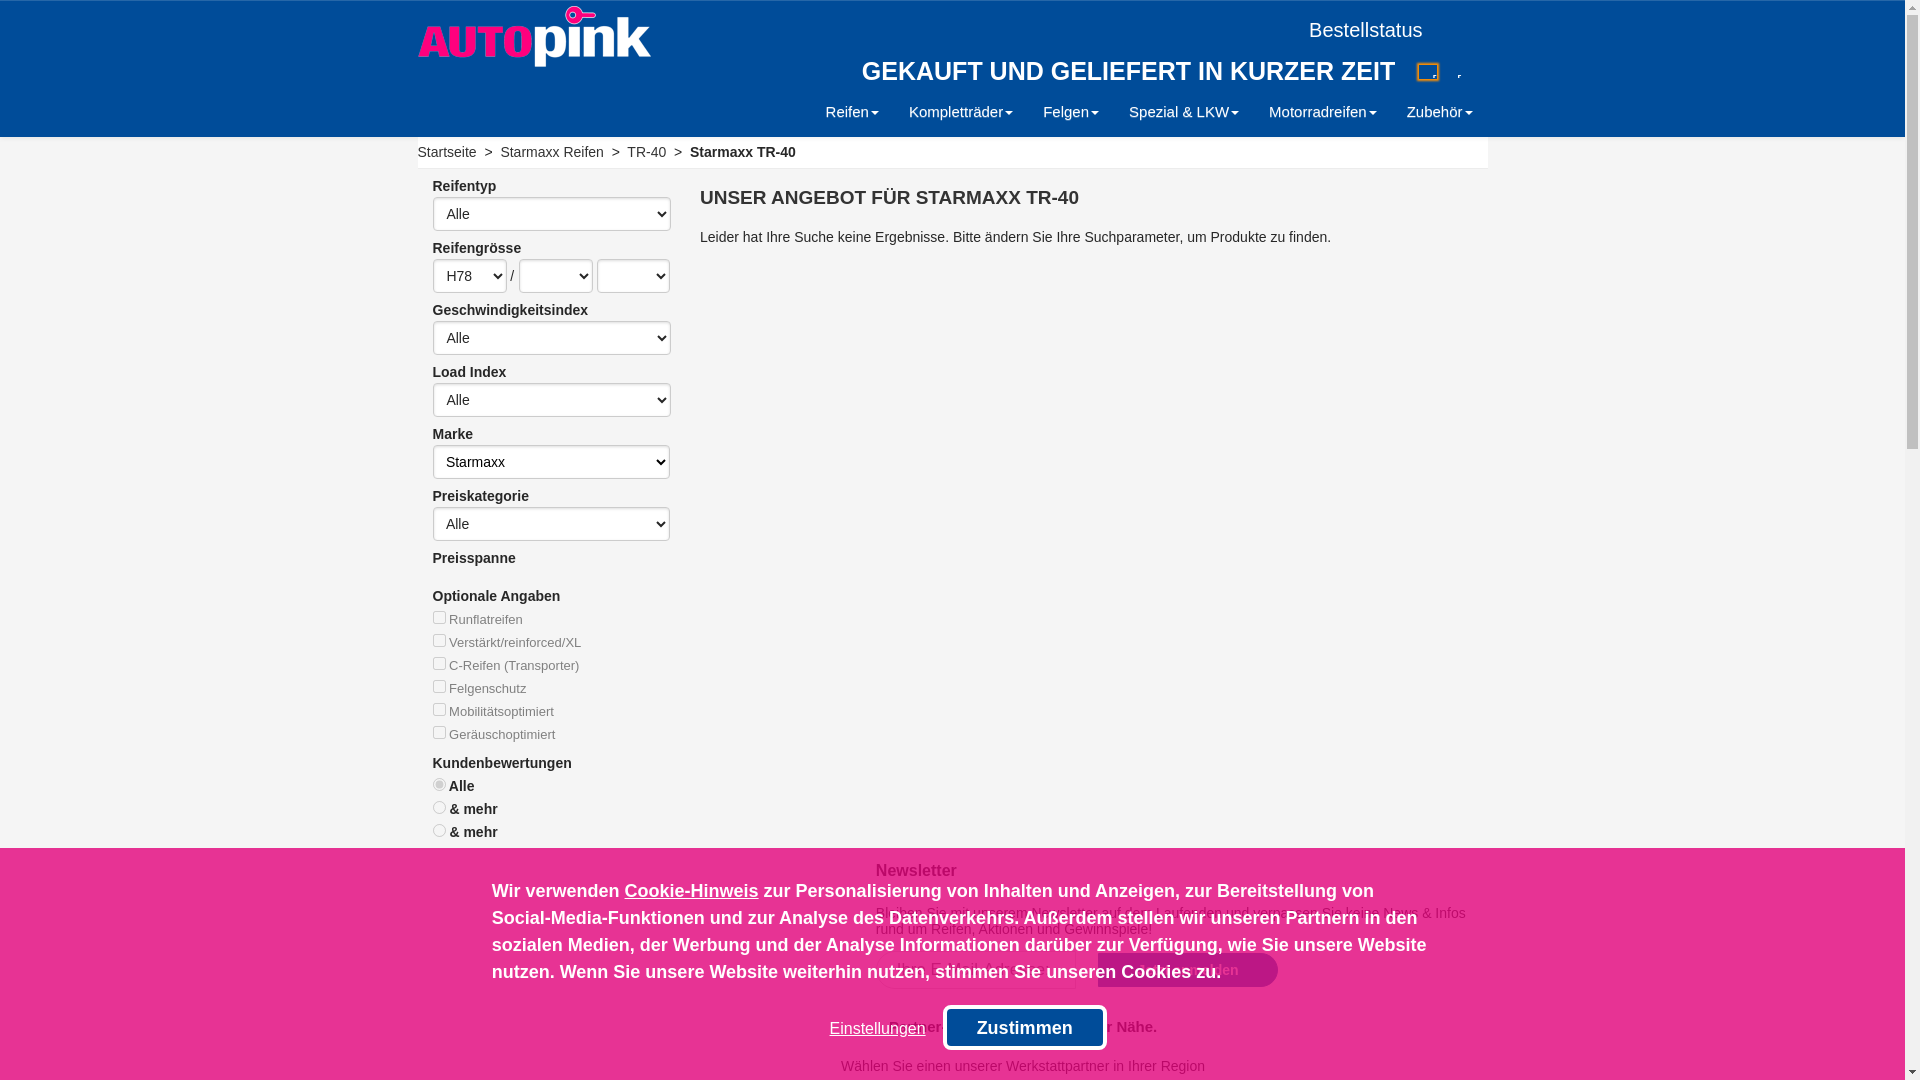 The width and height of the screenshot is (1920, 1080). I want to click on 'Zustimmen', so click(941, 1027).